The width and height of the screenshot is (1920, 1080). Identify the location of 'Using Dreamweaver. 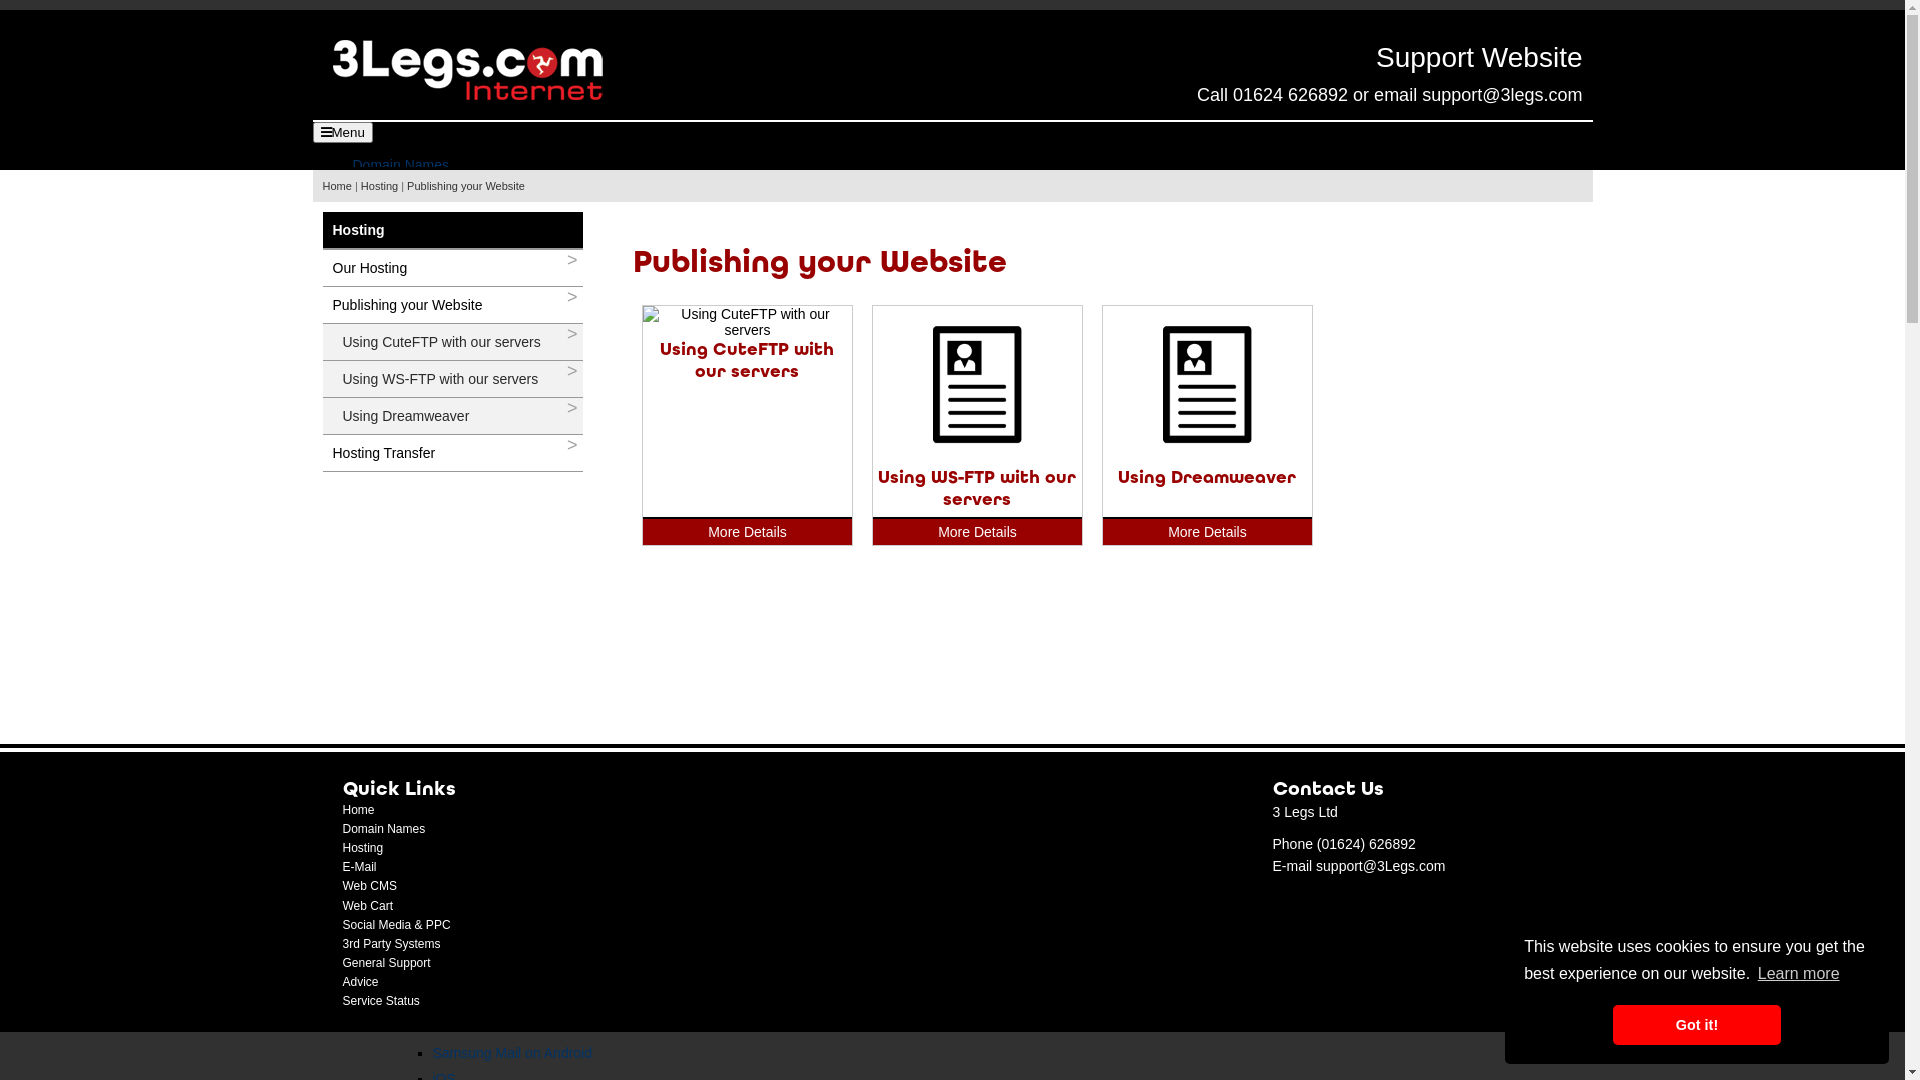
(1207, 401).